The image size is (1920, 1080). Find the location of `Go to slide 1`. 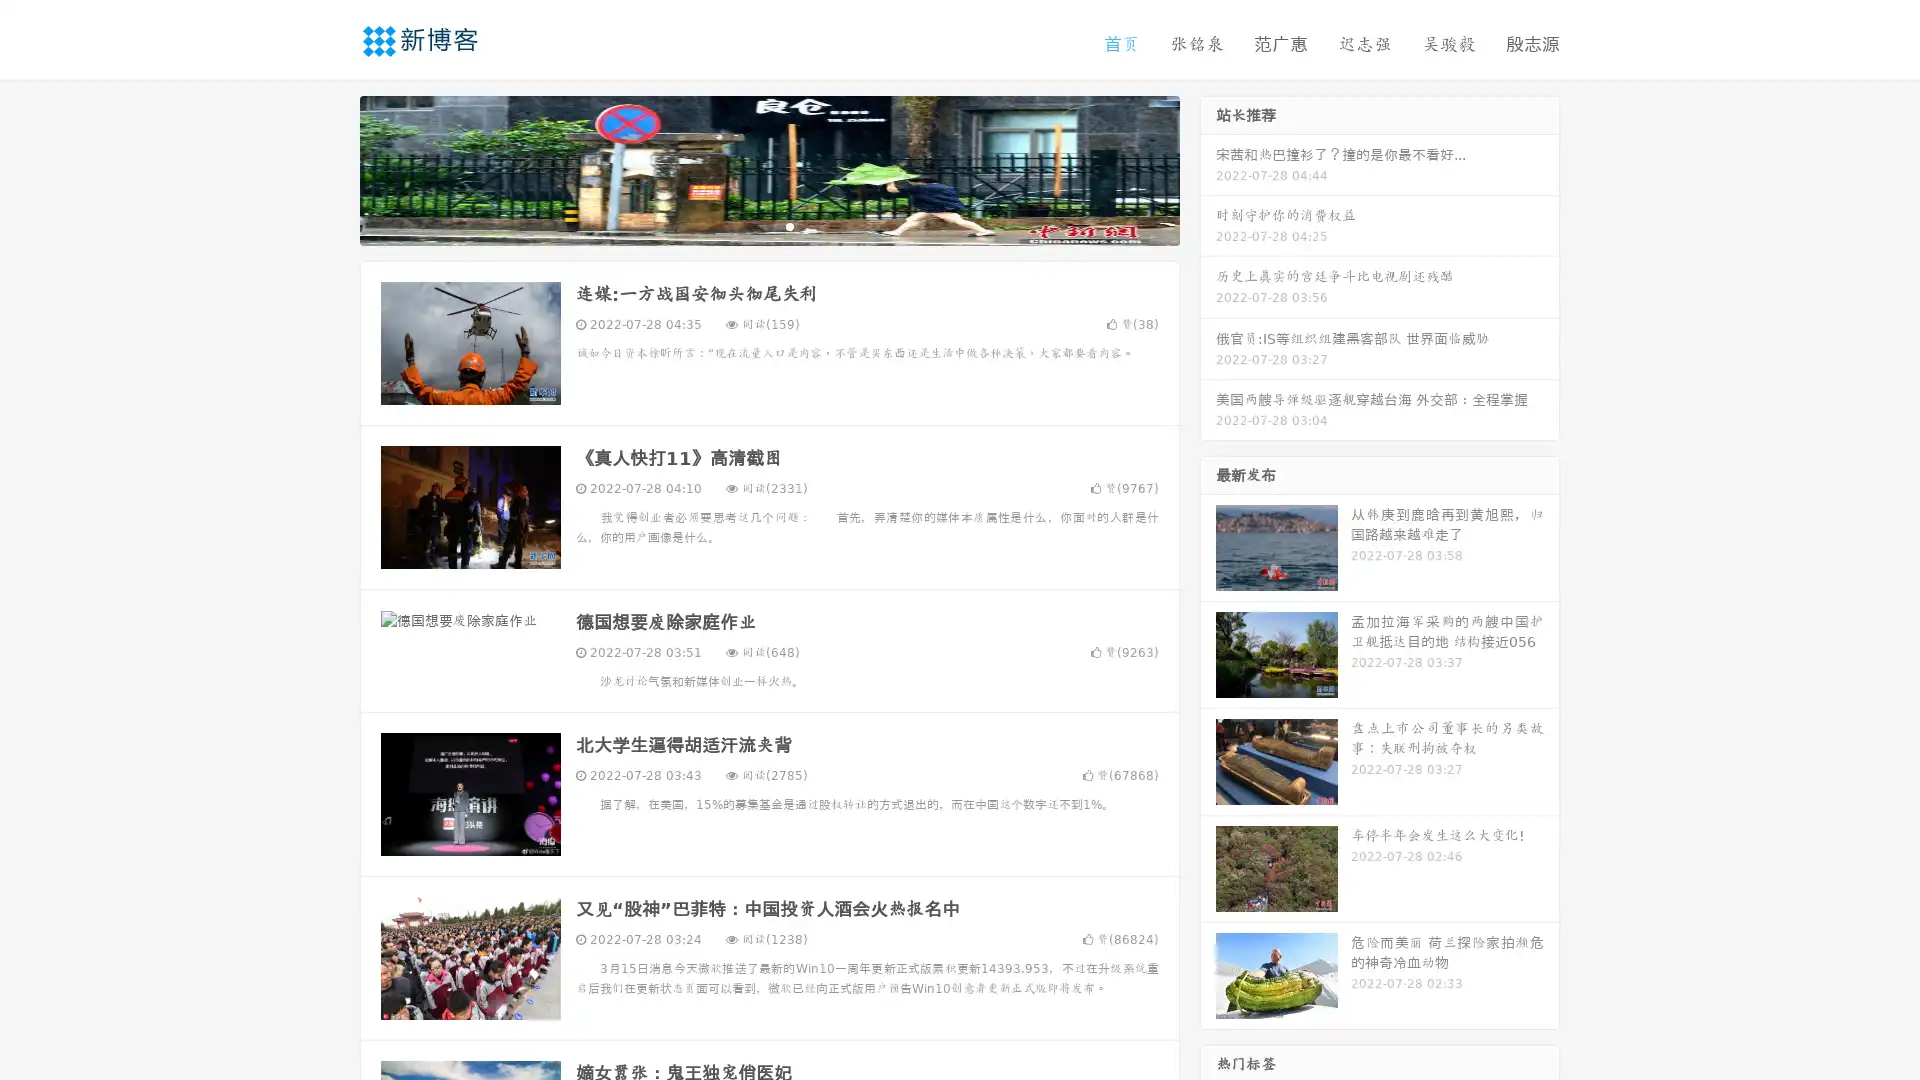

Go to slide 1 is located at coordinates (748, 225).